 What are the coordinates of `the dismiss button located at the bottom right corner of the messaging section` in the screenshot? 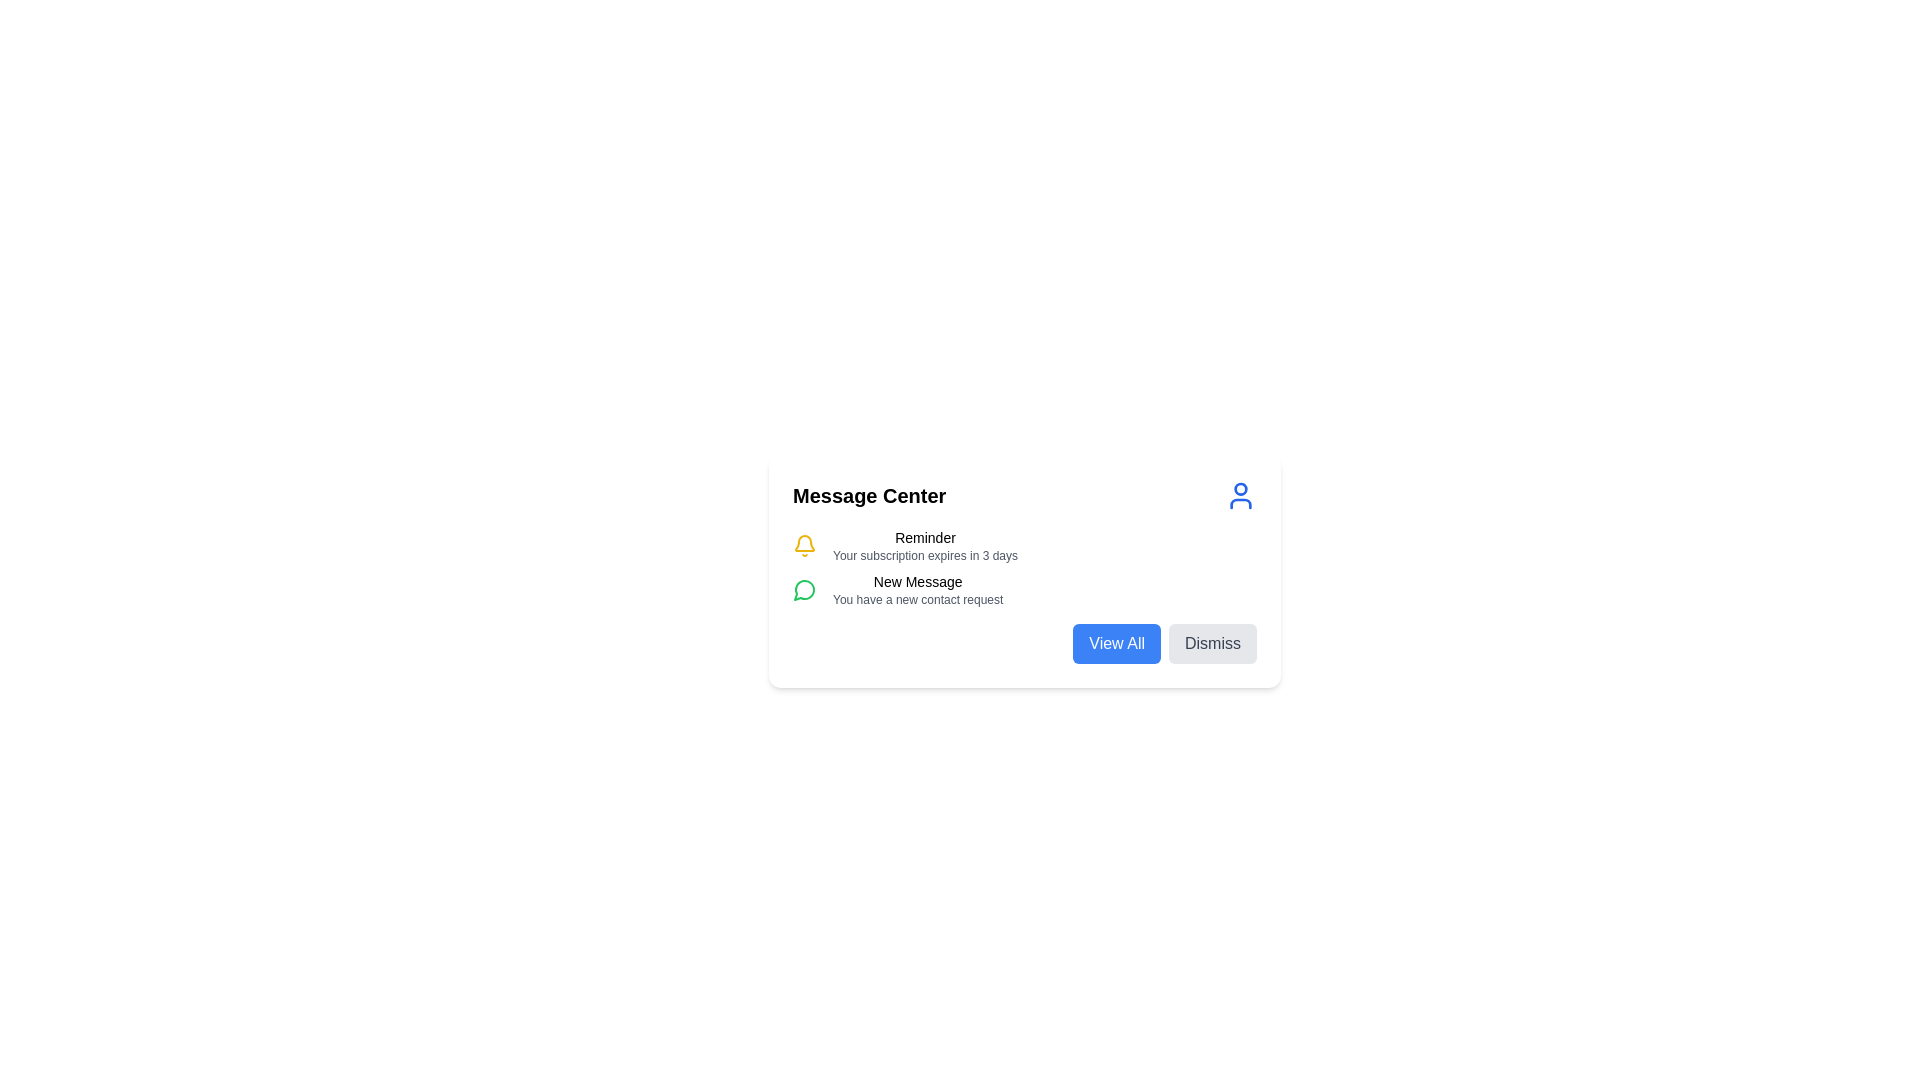 It's located at (1212, 644).